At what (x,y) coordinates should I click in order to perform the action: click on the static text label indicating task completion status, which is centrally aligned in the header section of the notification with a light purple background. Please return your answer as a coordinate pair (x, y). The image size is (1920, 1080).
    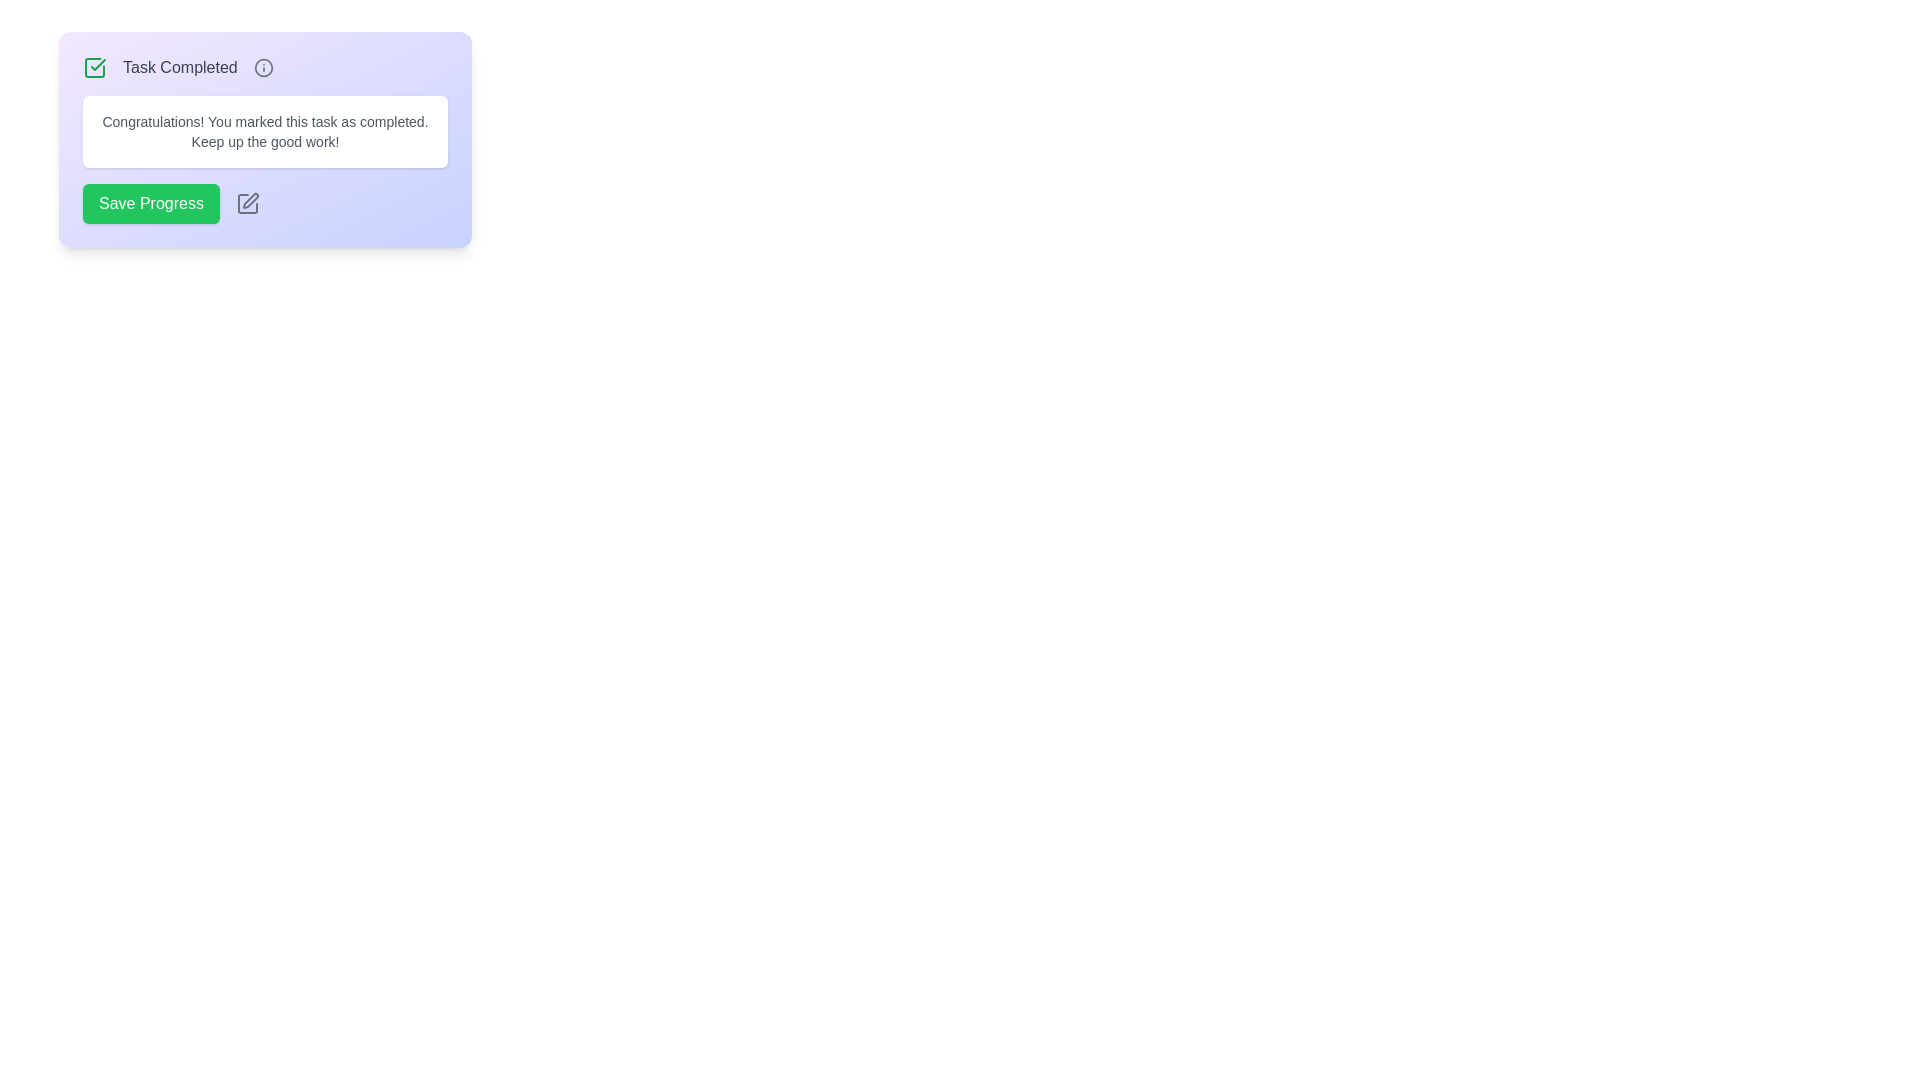
    Looking at the image, I should click on (180, 67).